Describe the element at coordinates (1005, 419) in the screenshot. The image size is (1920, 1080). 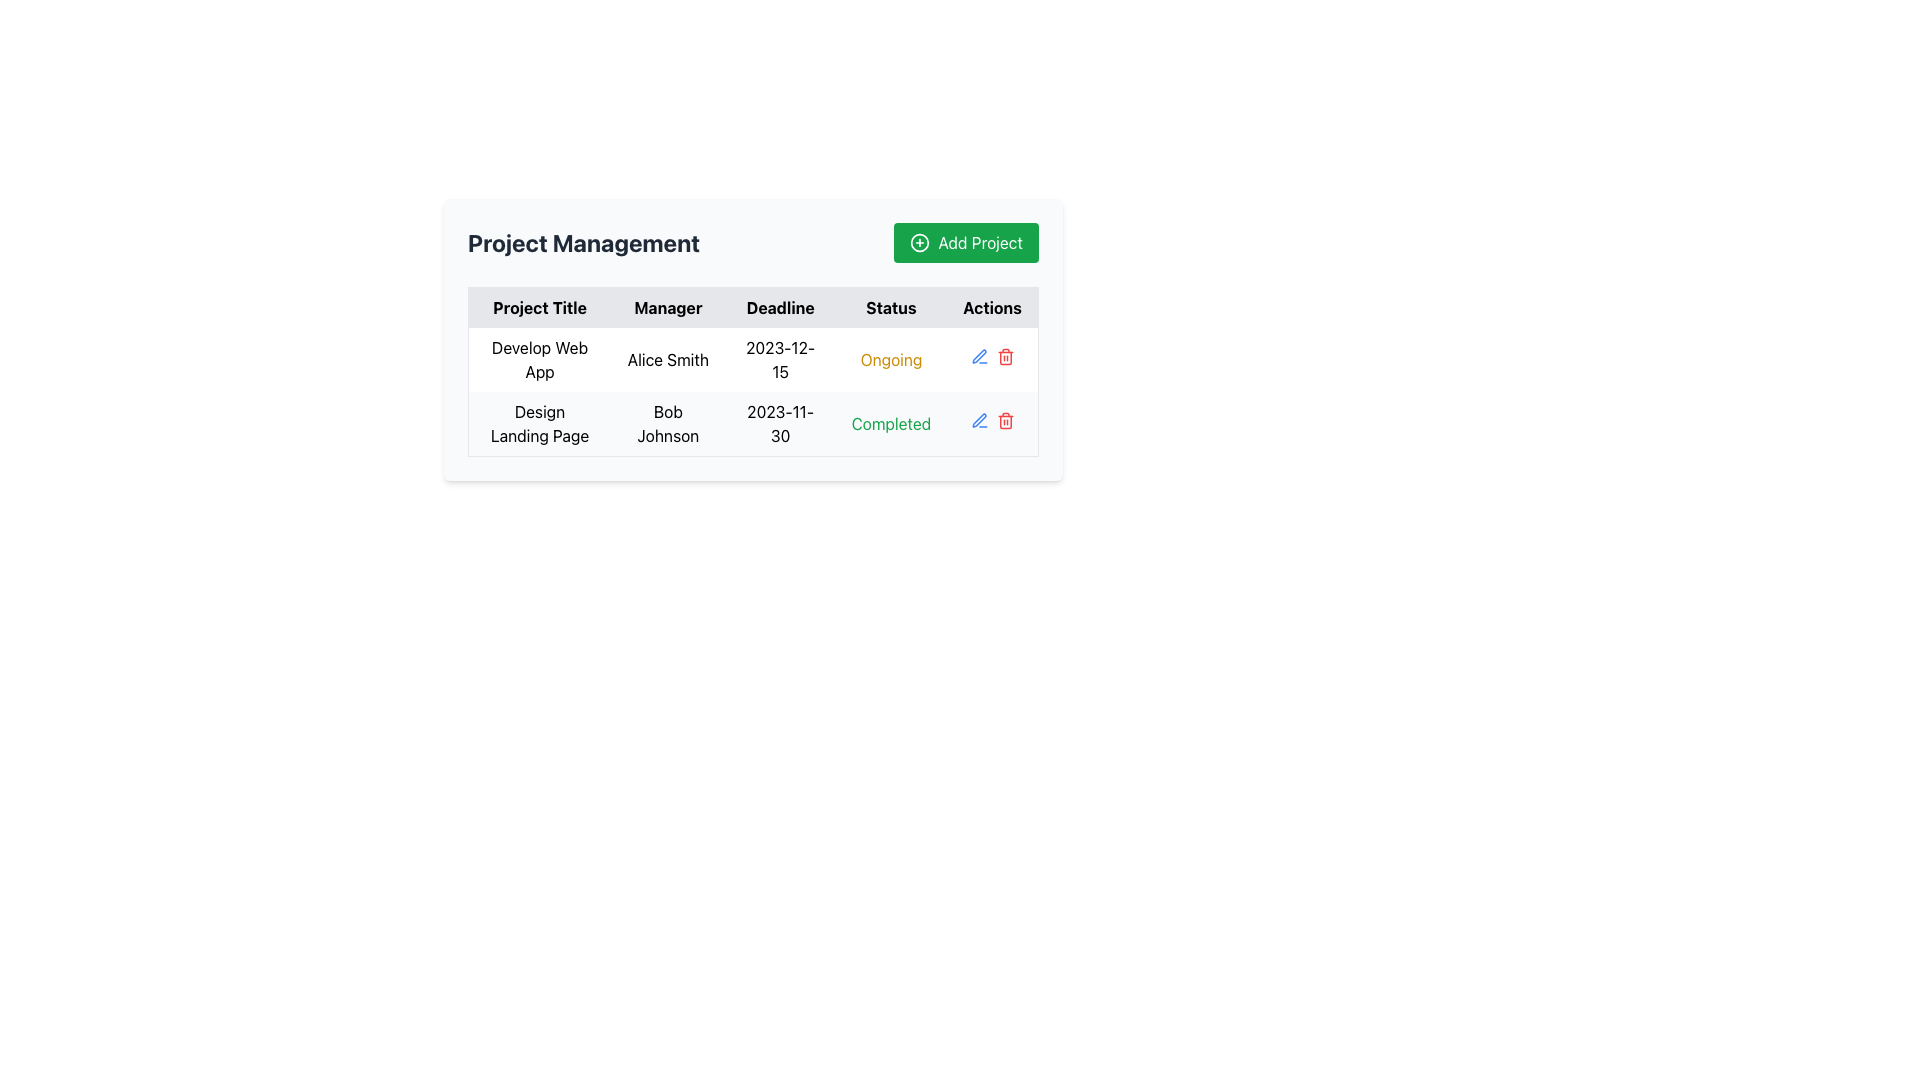
I see `the red trashcan-shaped icon button located in the 'Actions' column of the second row of the table to observe the hover color change to a darker red shade` at that location.